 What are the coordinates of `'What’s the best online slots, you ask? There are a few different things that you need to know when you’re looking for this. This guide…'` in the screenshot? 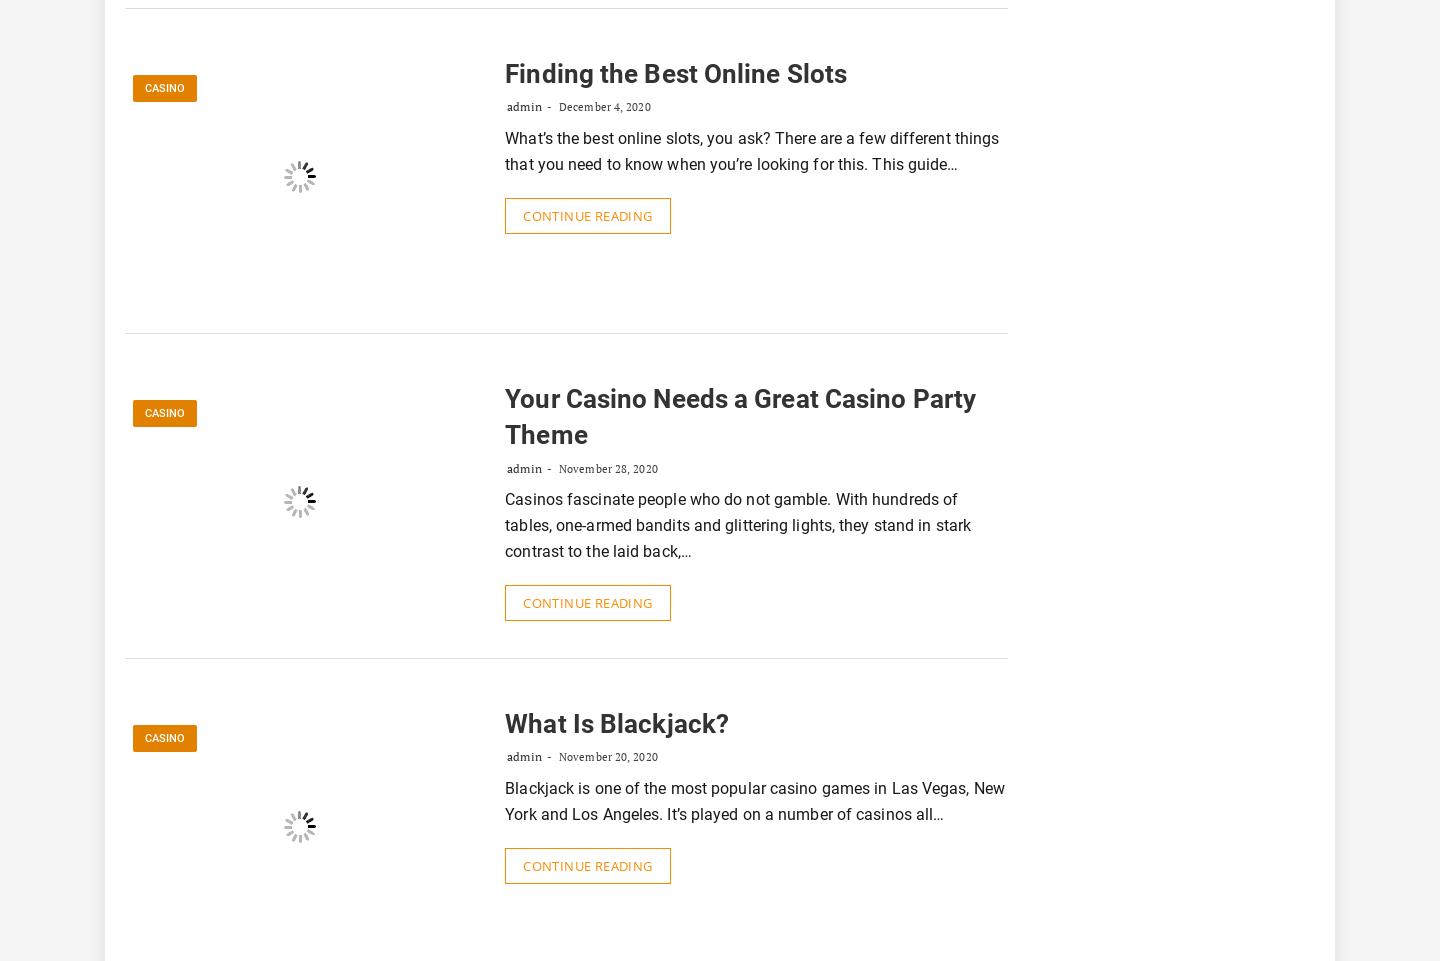 It's located at (750, 149).